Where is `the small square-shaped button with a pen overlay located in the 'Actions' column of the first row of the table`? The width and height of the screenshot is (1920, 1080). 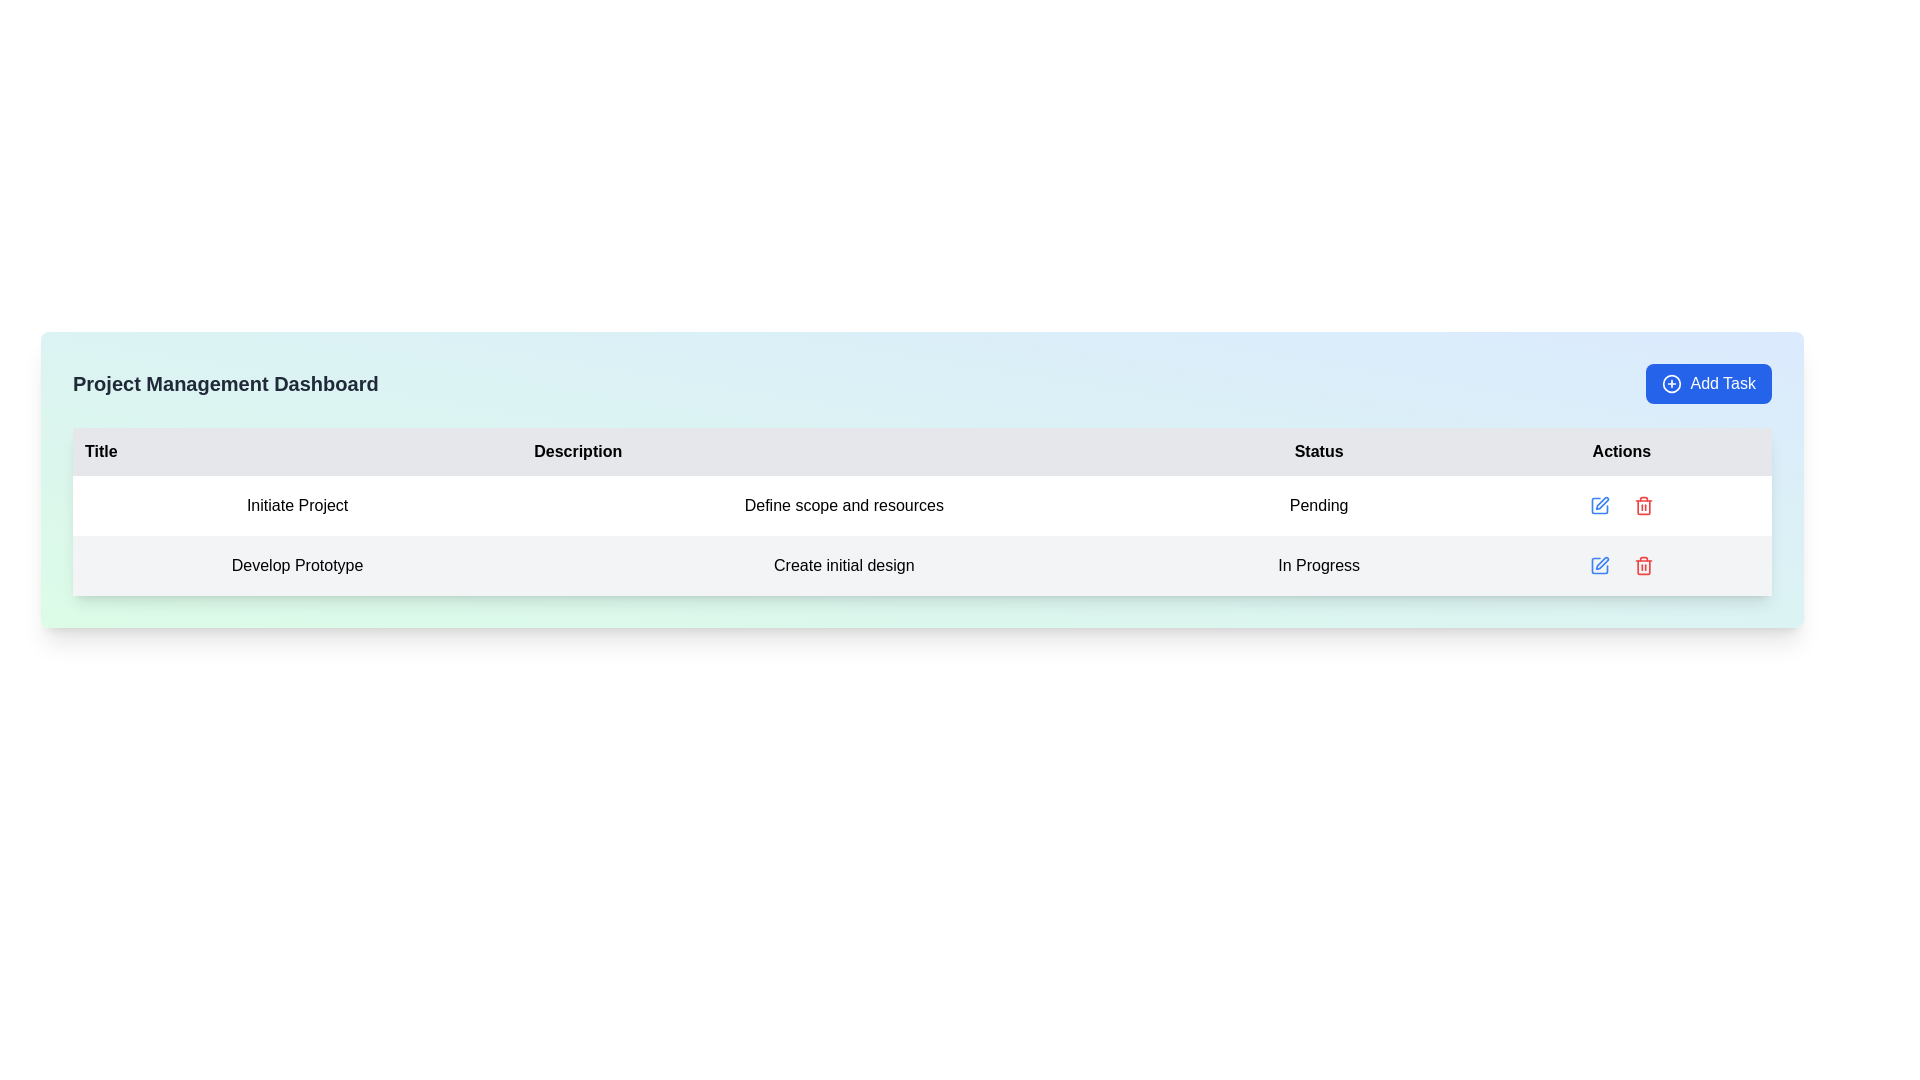 the small square-shaped button with a pen overlay located in the 'Actions' column of the first row of the table is located at coordinates (1598, 504).